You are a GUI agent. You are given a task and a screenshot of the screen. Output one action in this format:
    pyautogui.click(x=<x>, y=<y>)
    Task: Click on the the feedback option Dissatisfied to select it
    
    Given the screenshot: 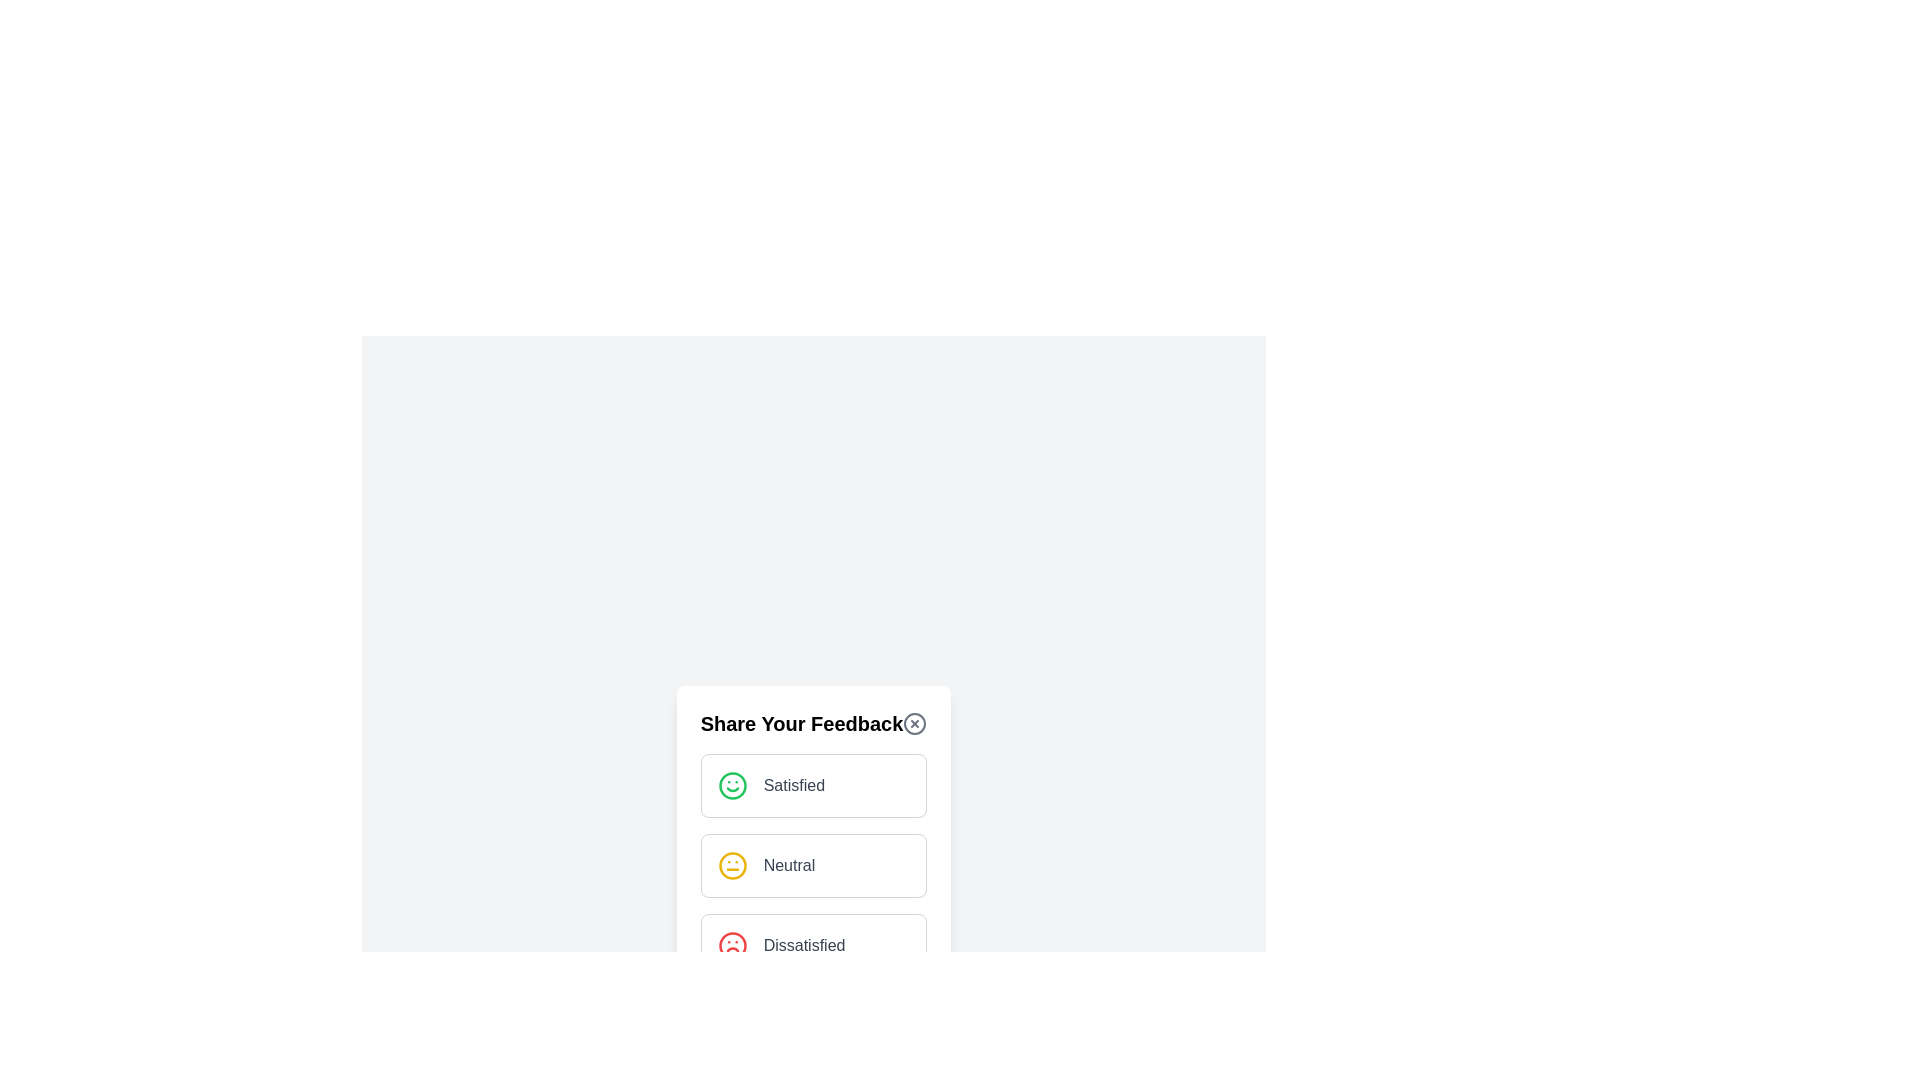 What is the action you would take?
    pyautogui.click(x=814, y=945)
    